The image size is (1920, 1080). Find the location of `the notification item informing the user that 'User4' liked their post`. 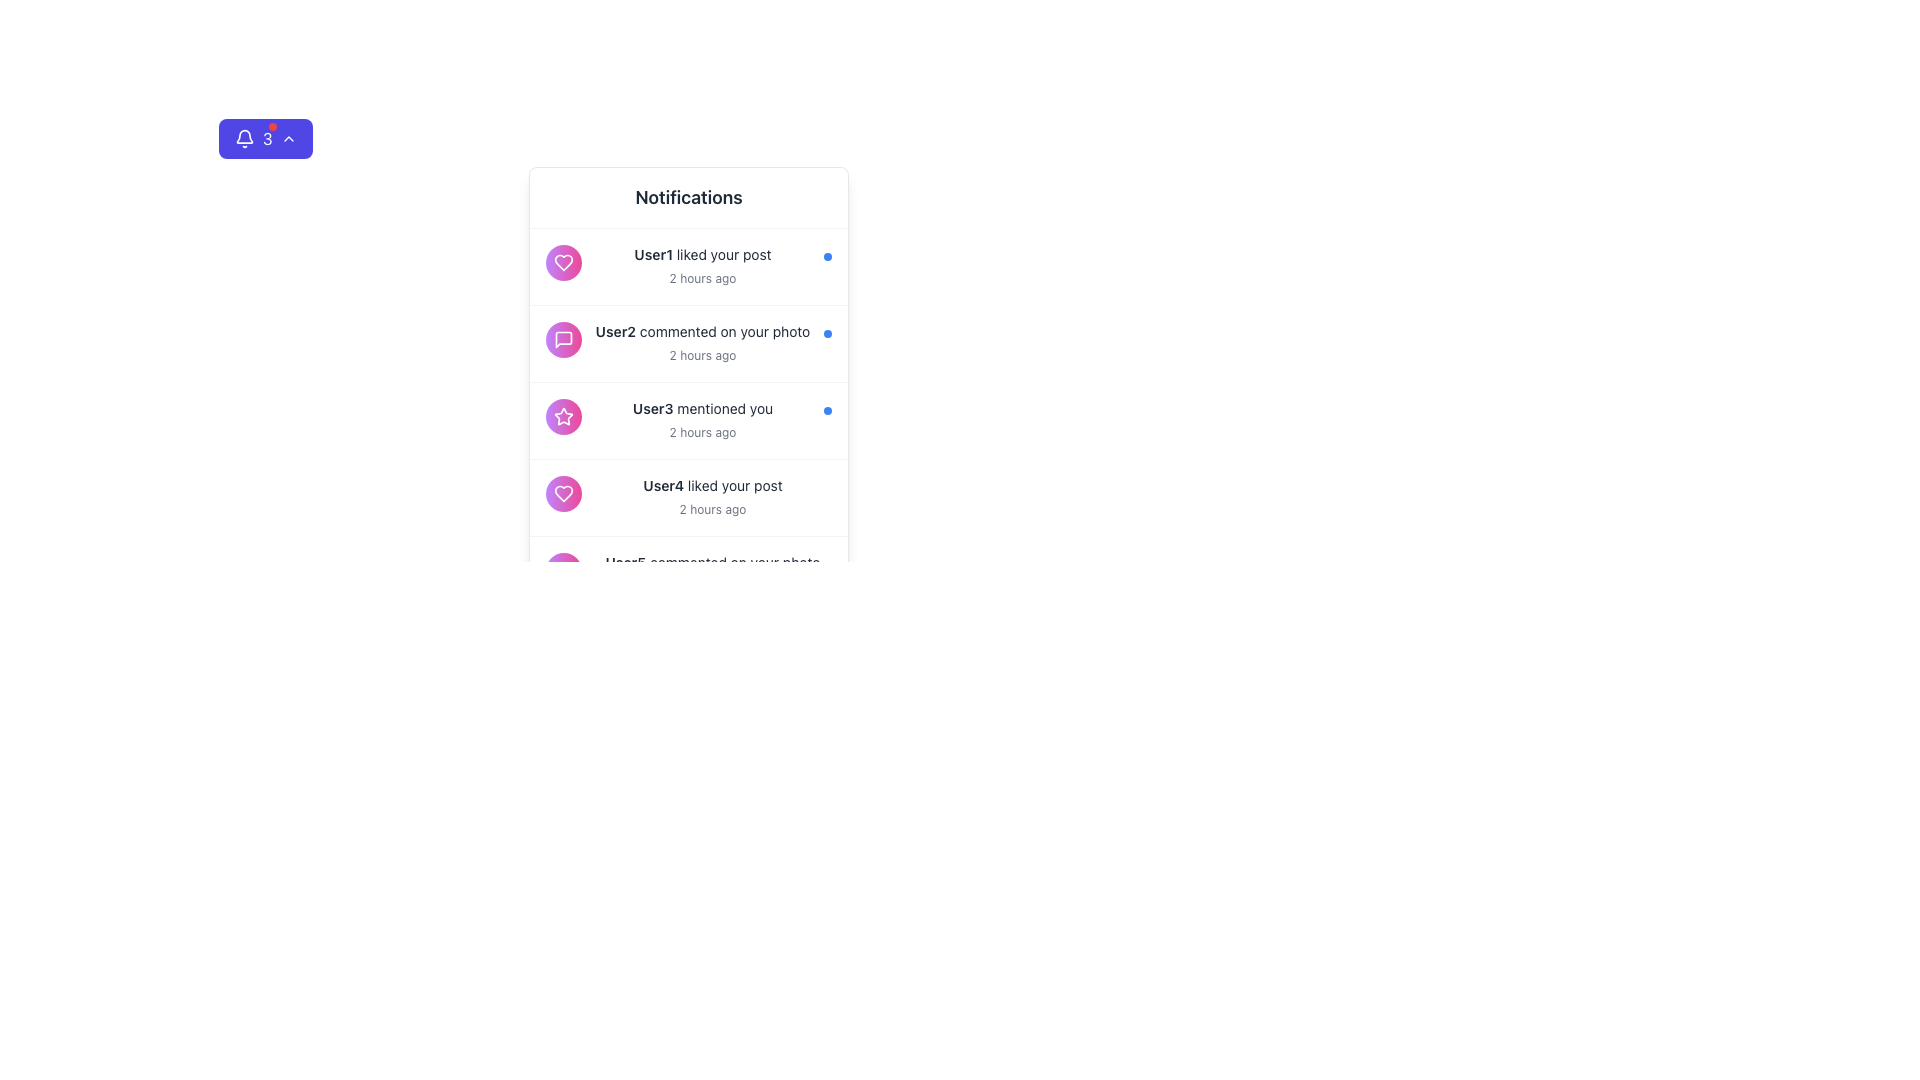

the notification item informing the user that 'User4' liked their post is located at coordinates (689, 497).